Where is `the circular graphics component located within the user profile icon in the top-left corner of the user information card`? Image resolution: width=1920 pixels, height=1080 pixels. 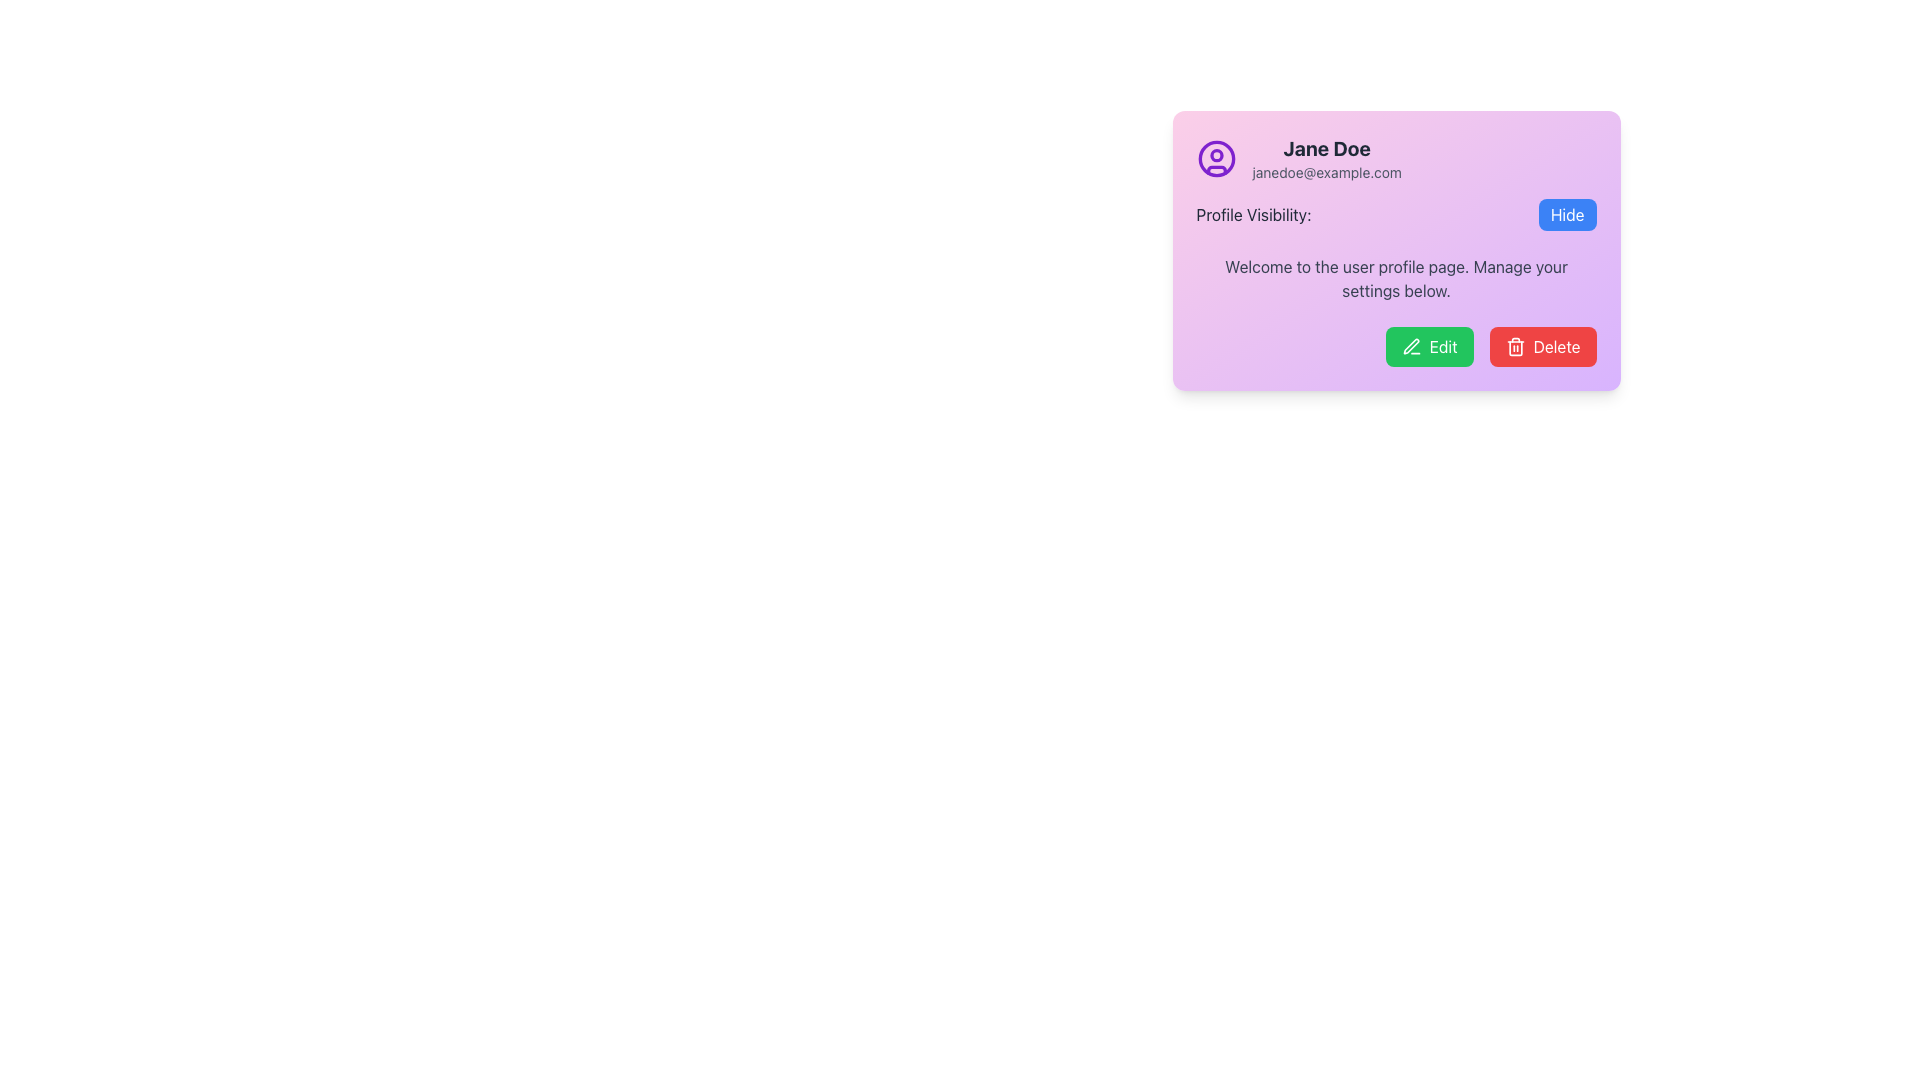
the circular graphics component located within the user profile icon in the top-left corner of the user information card is located at coordinates (1215, 157).